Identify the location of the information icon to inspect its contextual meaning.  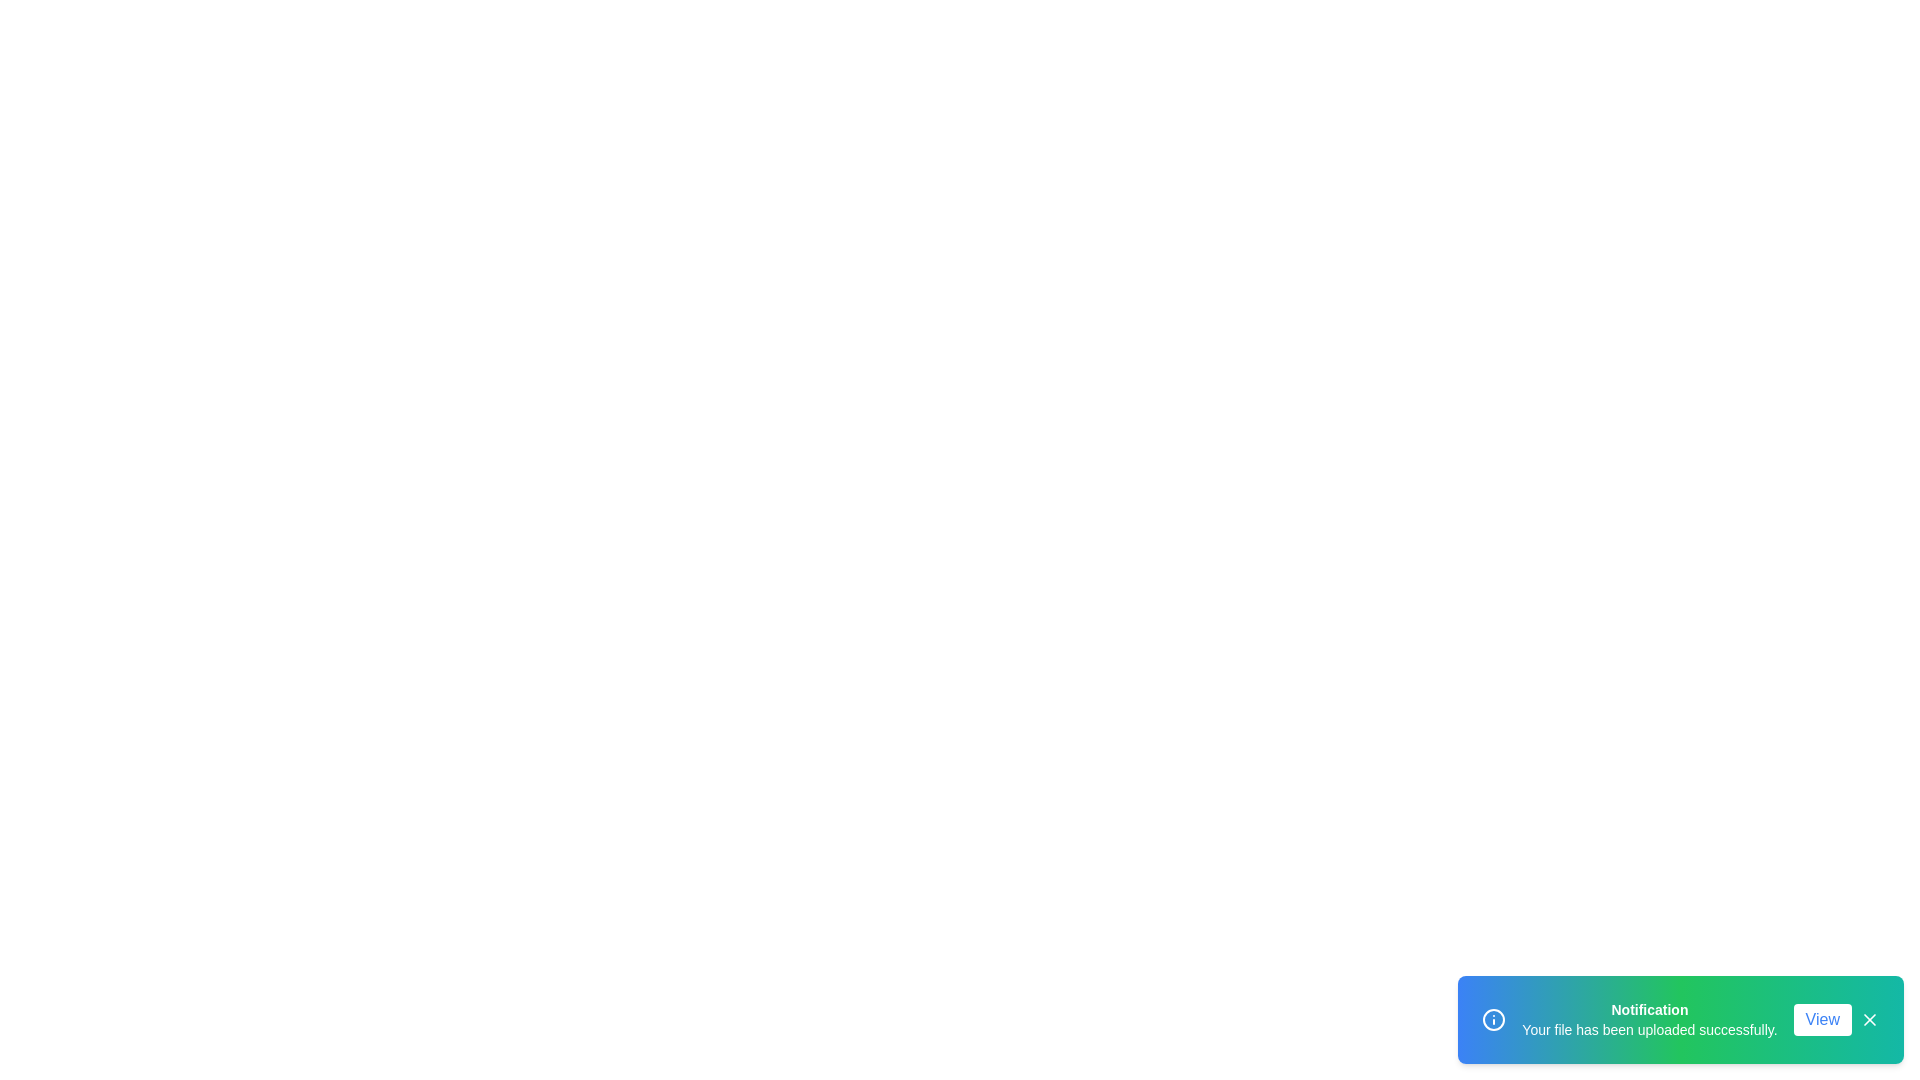
(1494, 1019).